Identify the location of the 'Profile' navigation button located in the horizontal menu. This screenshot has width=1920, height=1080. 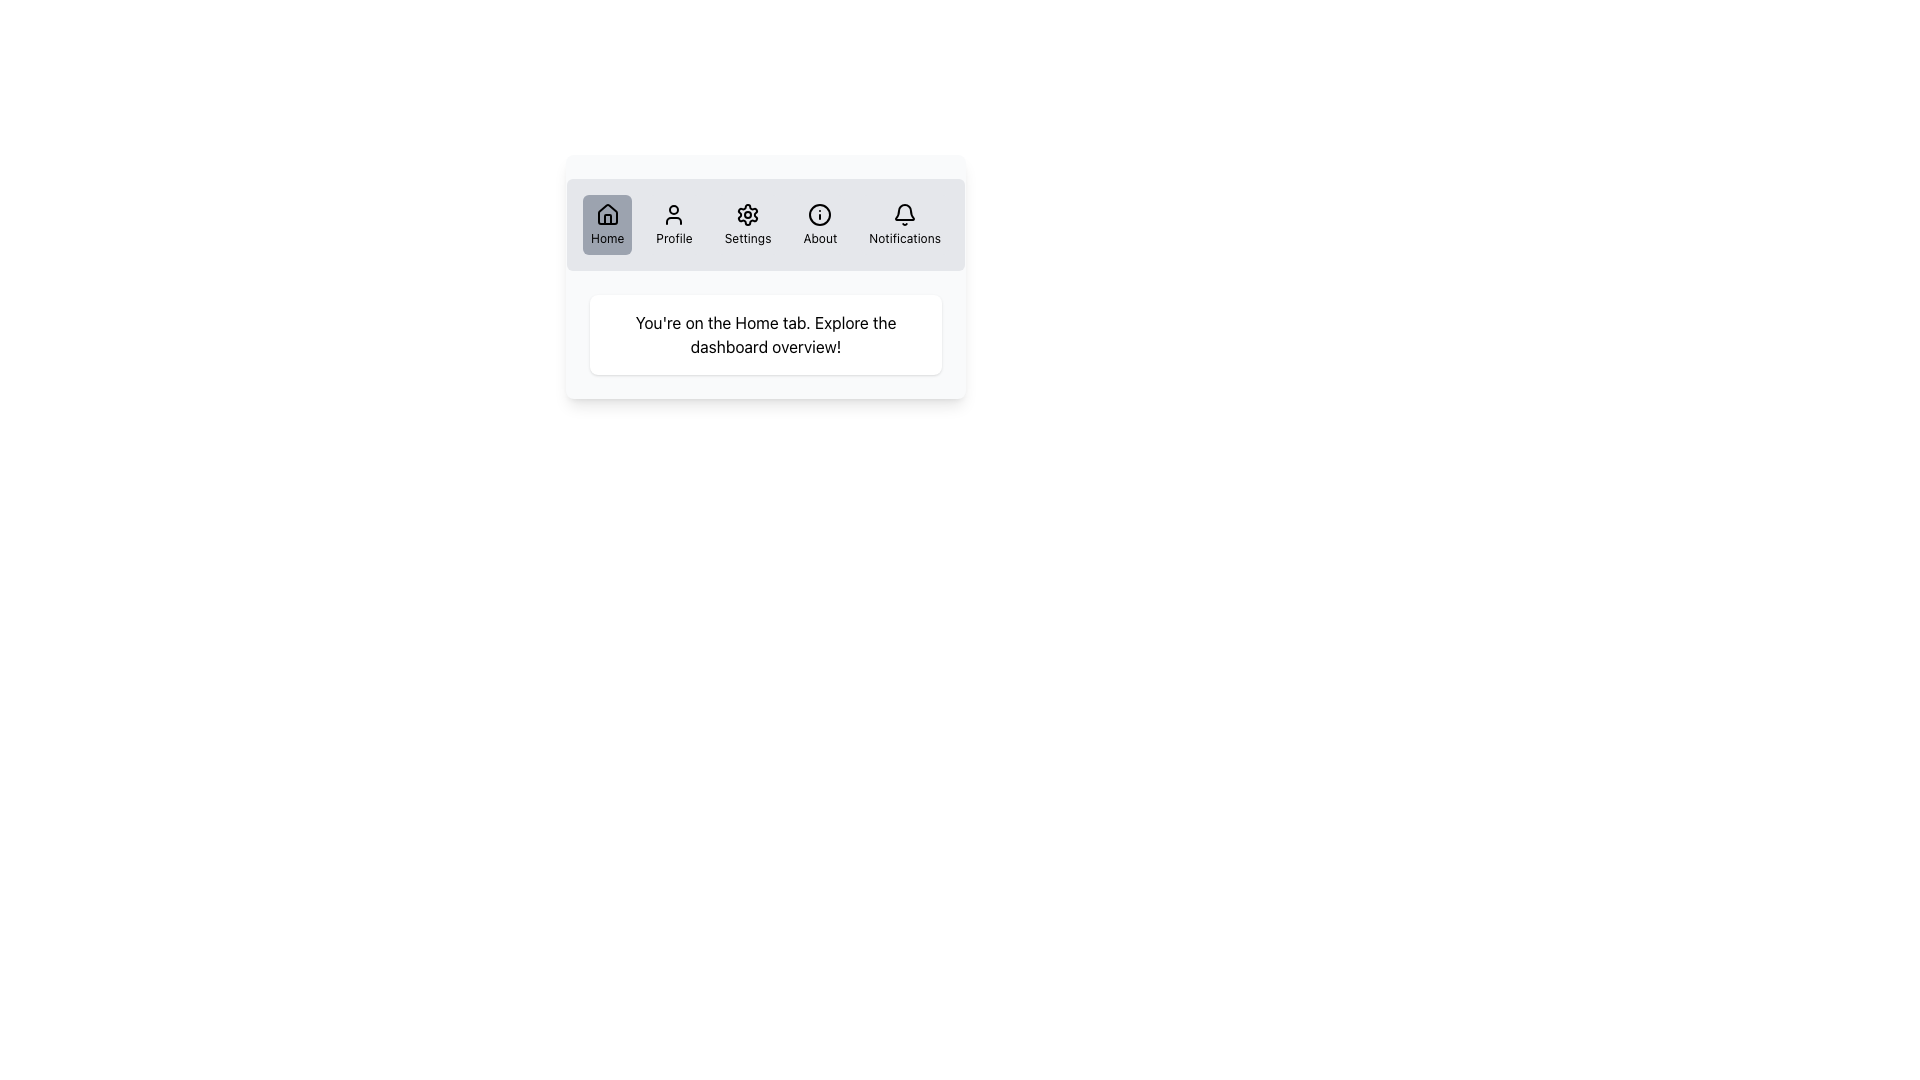
(674, 224).